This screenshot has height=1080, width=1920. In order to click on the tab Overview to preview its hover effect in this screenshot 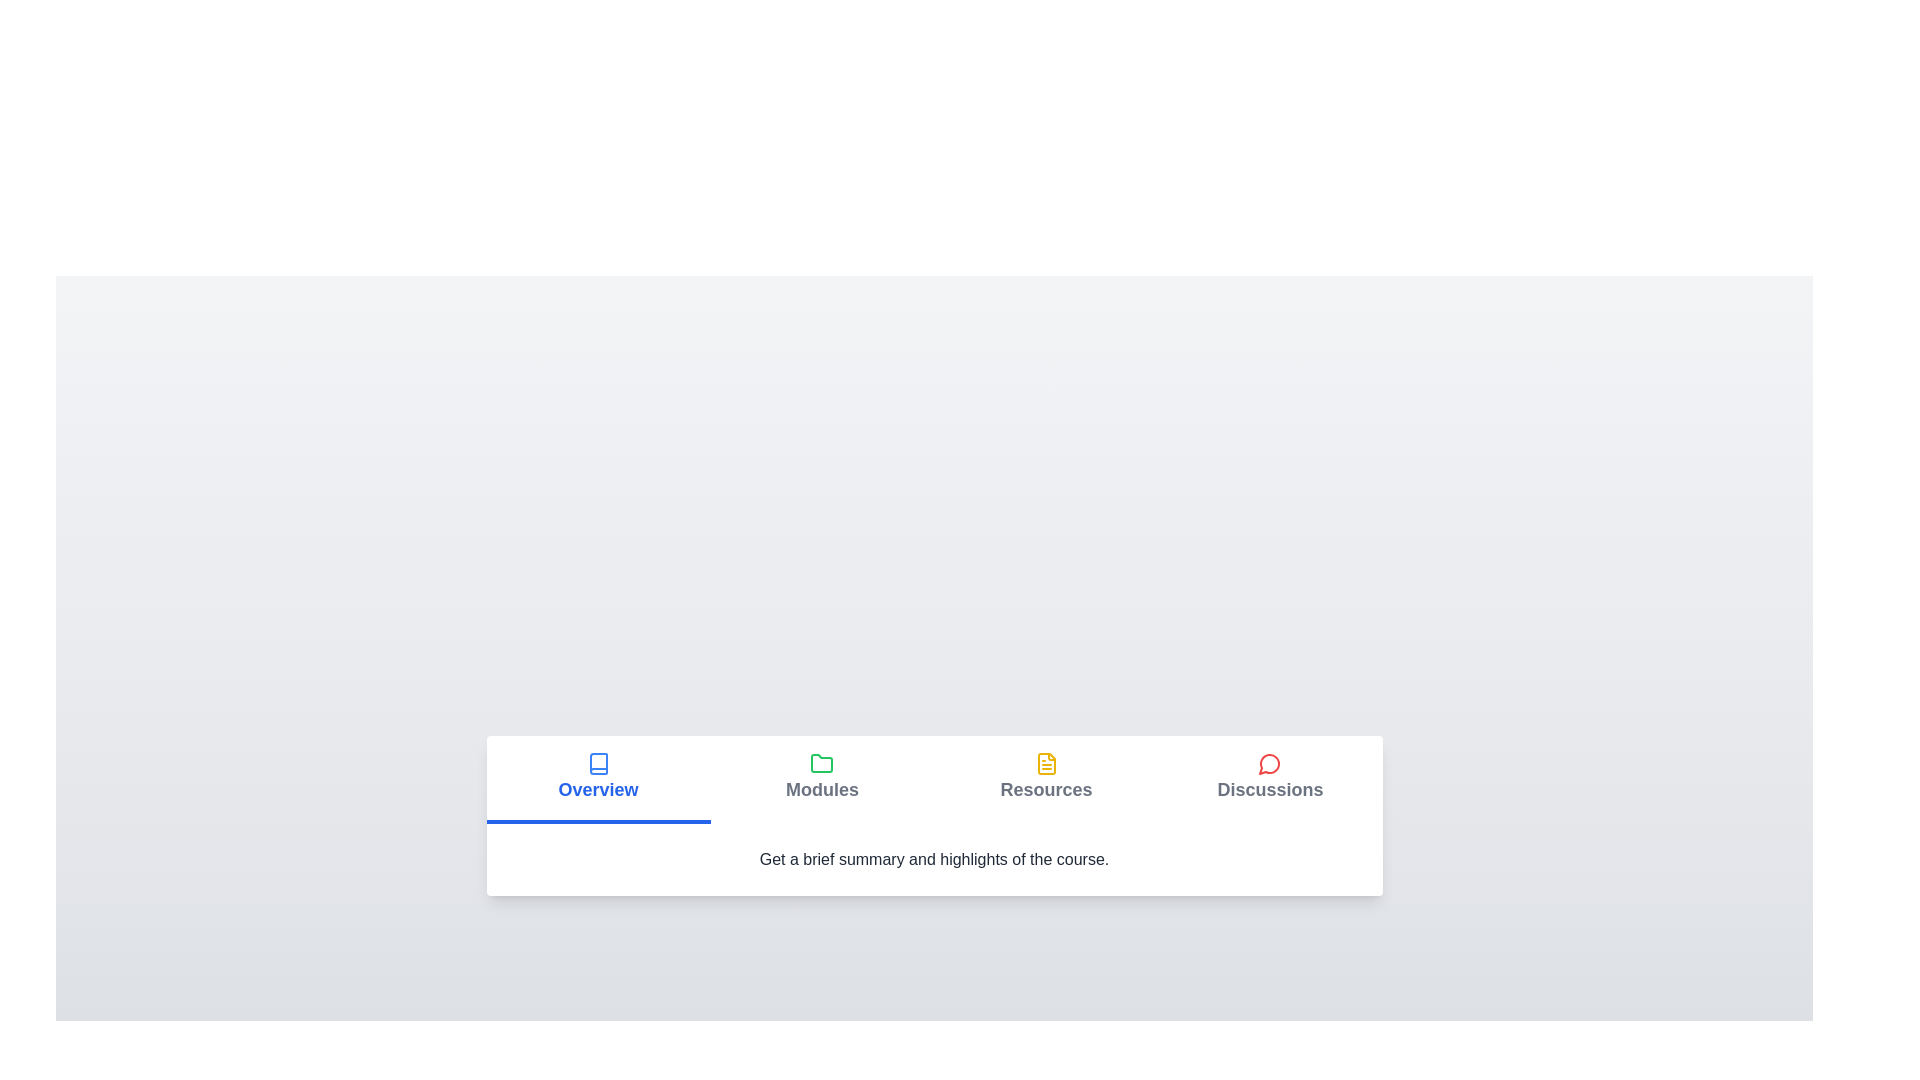, I will do `click(597, 778)`.